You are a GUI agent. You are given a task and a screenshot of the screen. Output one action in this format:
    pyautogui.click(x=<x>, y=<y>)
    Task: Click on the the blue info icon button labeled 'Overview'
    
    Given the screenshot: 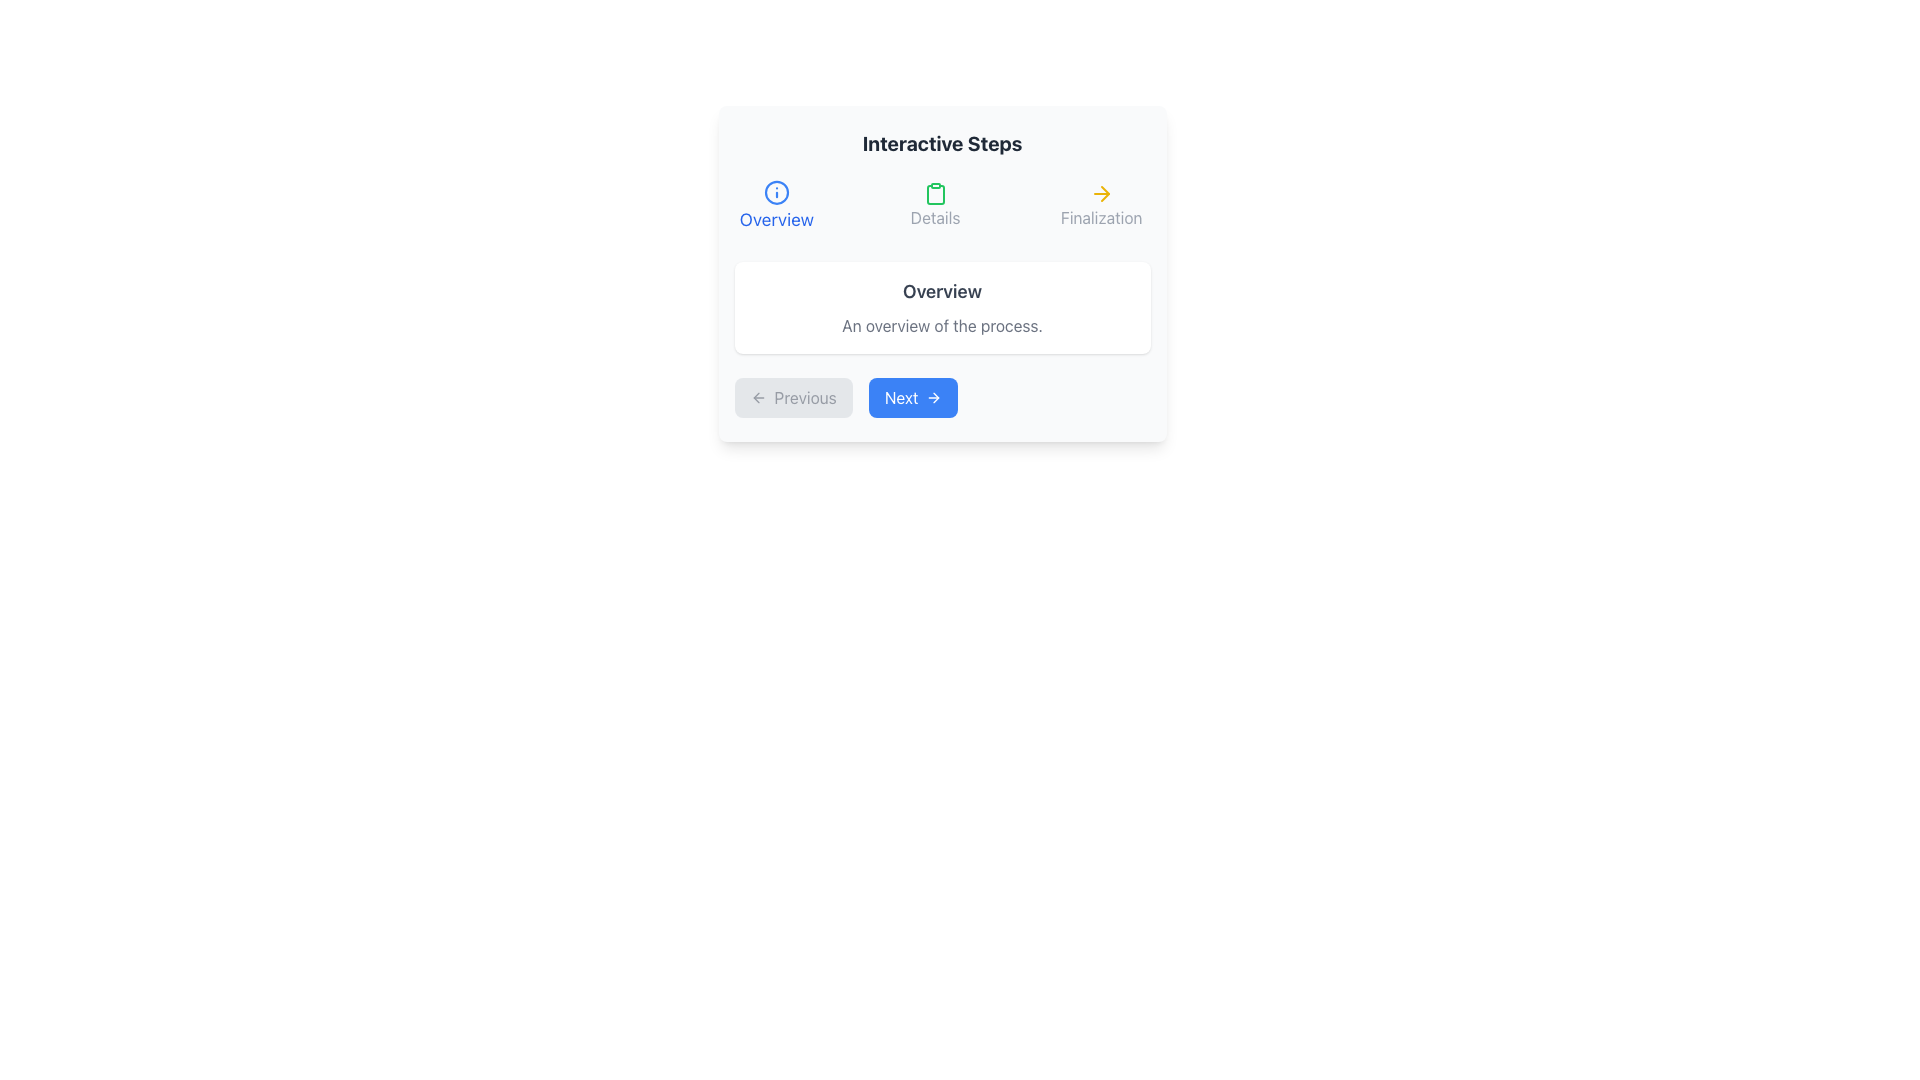 What is the action you would take?
    pyautogui.click(x=775, y=205)
    